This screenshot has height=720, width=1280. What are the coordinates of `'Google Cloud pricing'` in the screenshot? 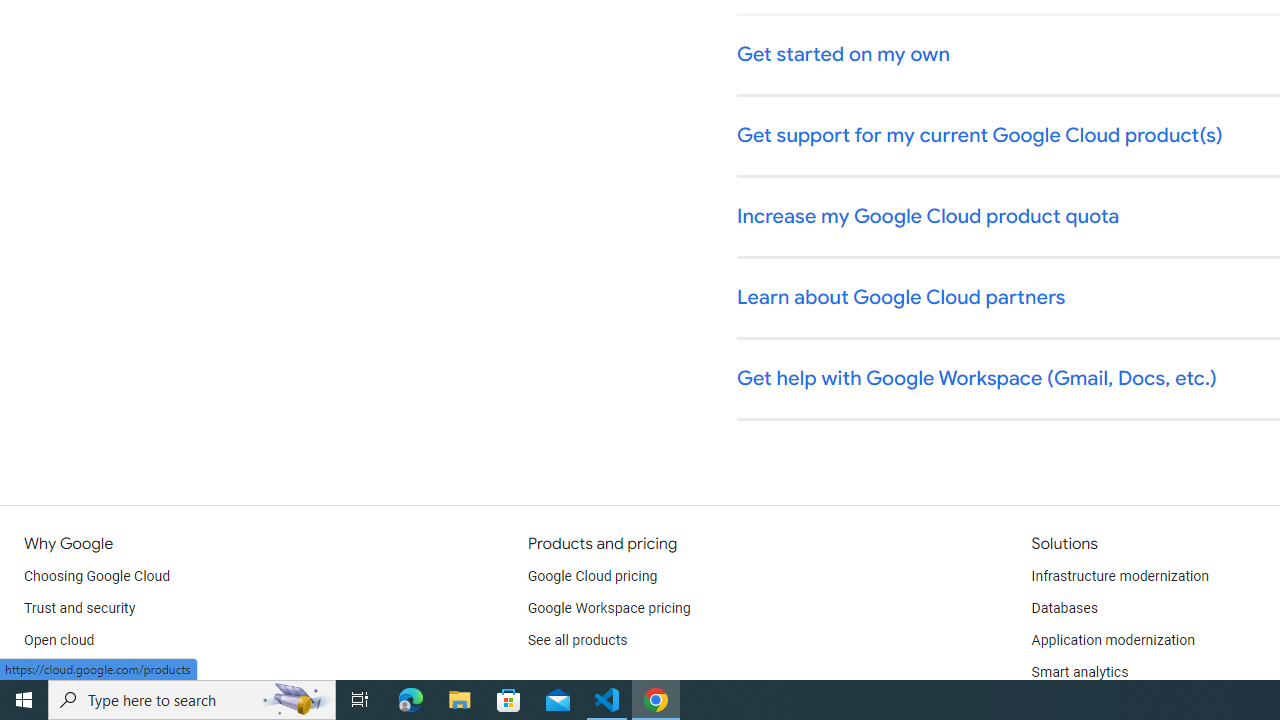 It's located at (591, 577).